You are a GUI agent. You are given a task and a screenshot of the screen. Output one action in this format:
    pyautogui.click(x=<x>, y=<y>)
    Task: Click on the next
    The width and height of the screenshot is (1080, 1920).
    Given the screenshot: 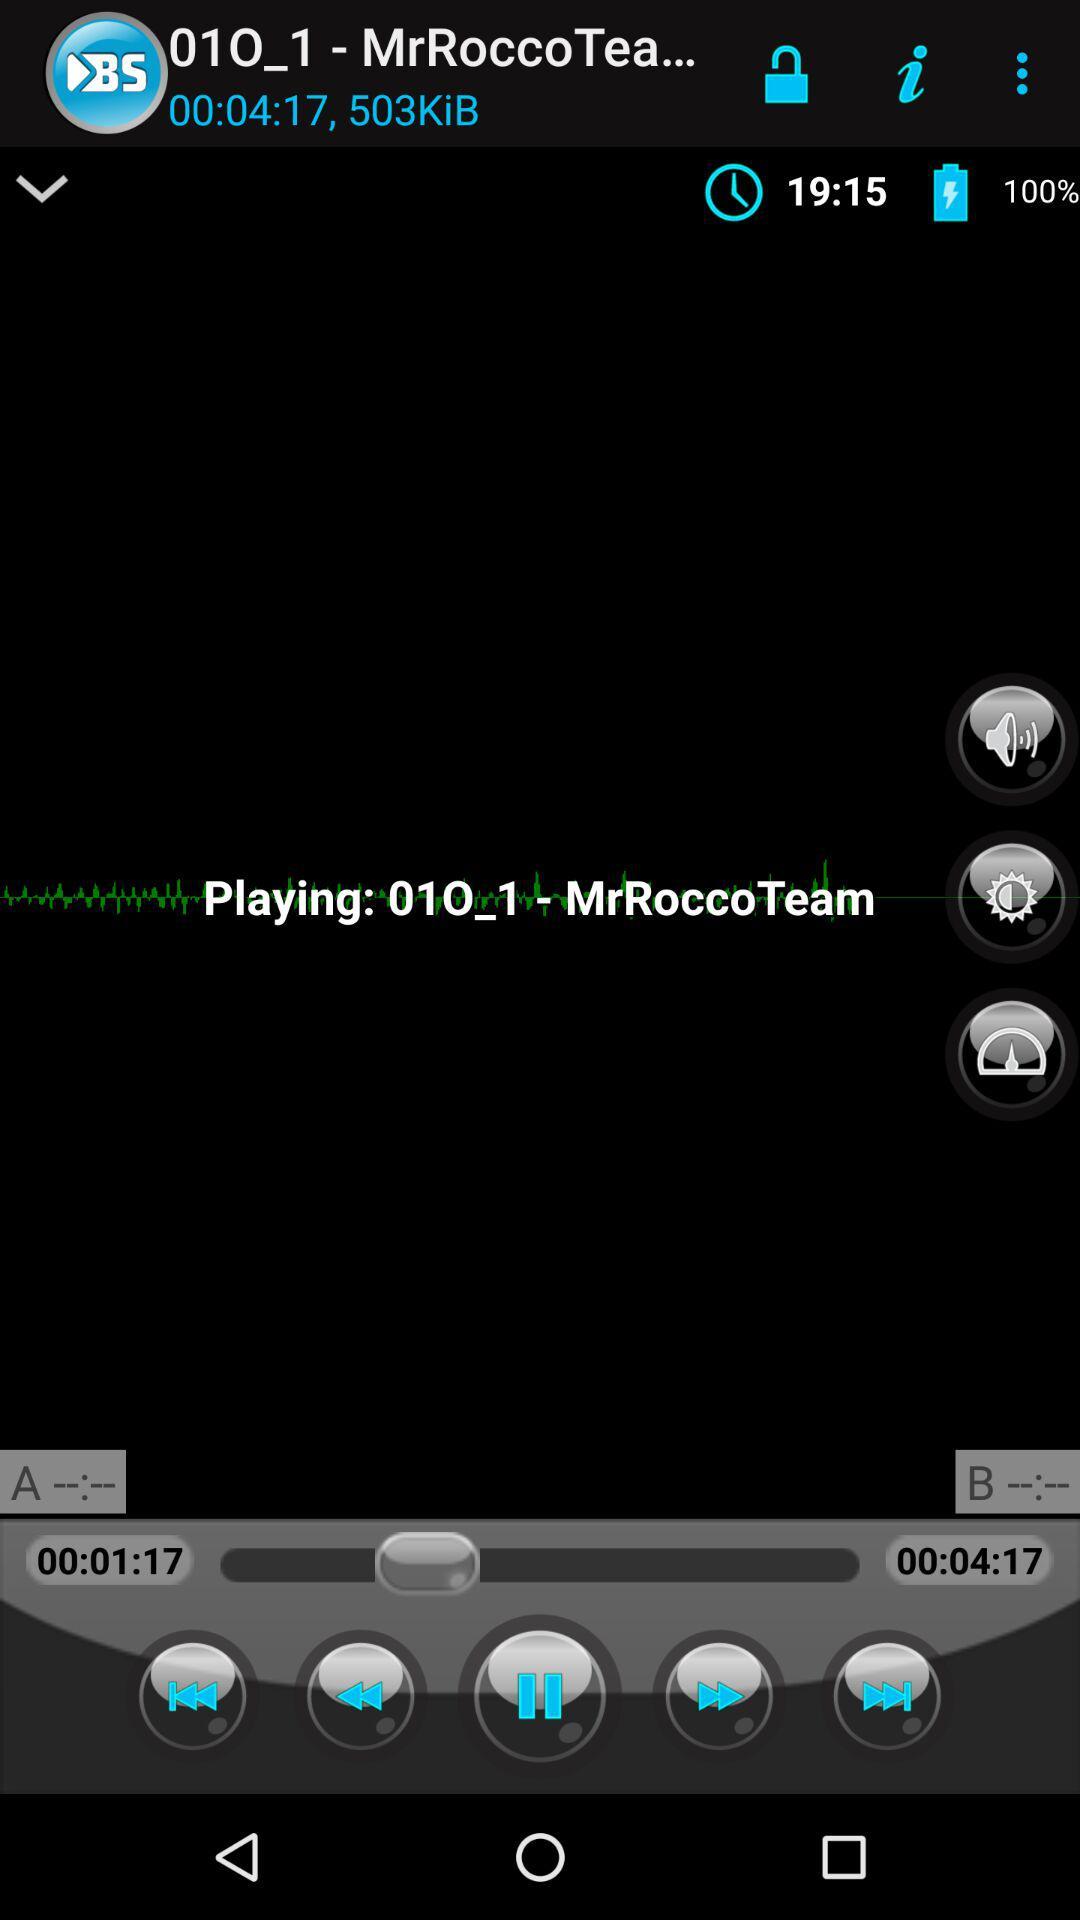 What is the action you would take?
    pyautogui.click(x=718, y=1695)
    